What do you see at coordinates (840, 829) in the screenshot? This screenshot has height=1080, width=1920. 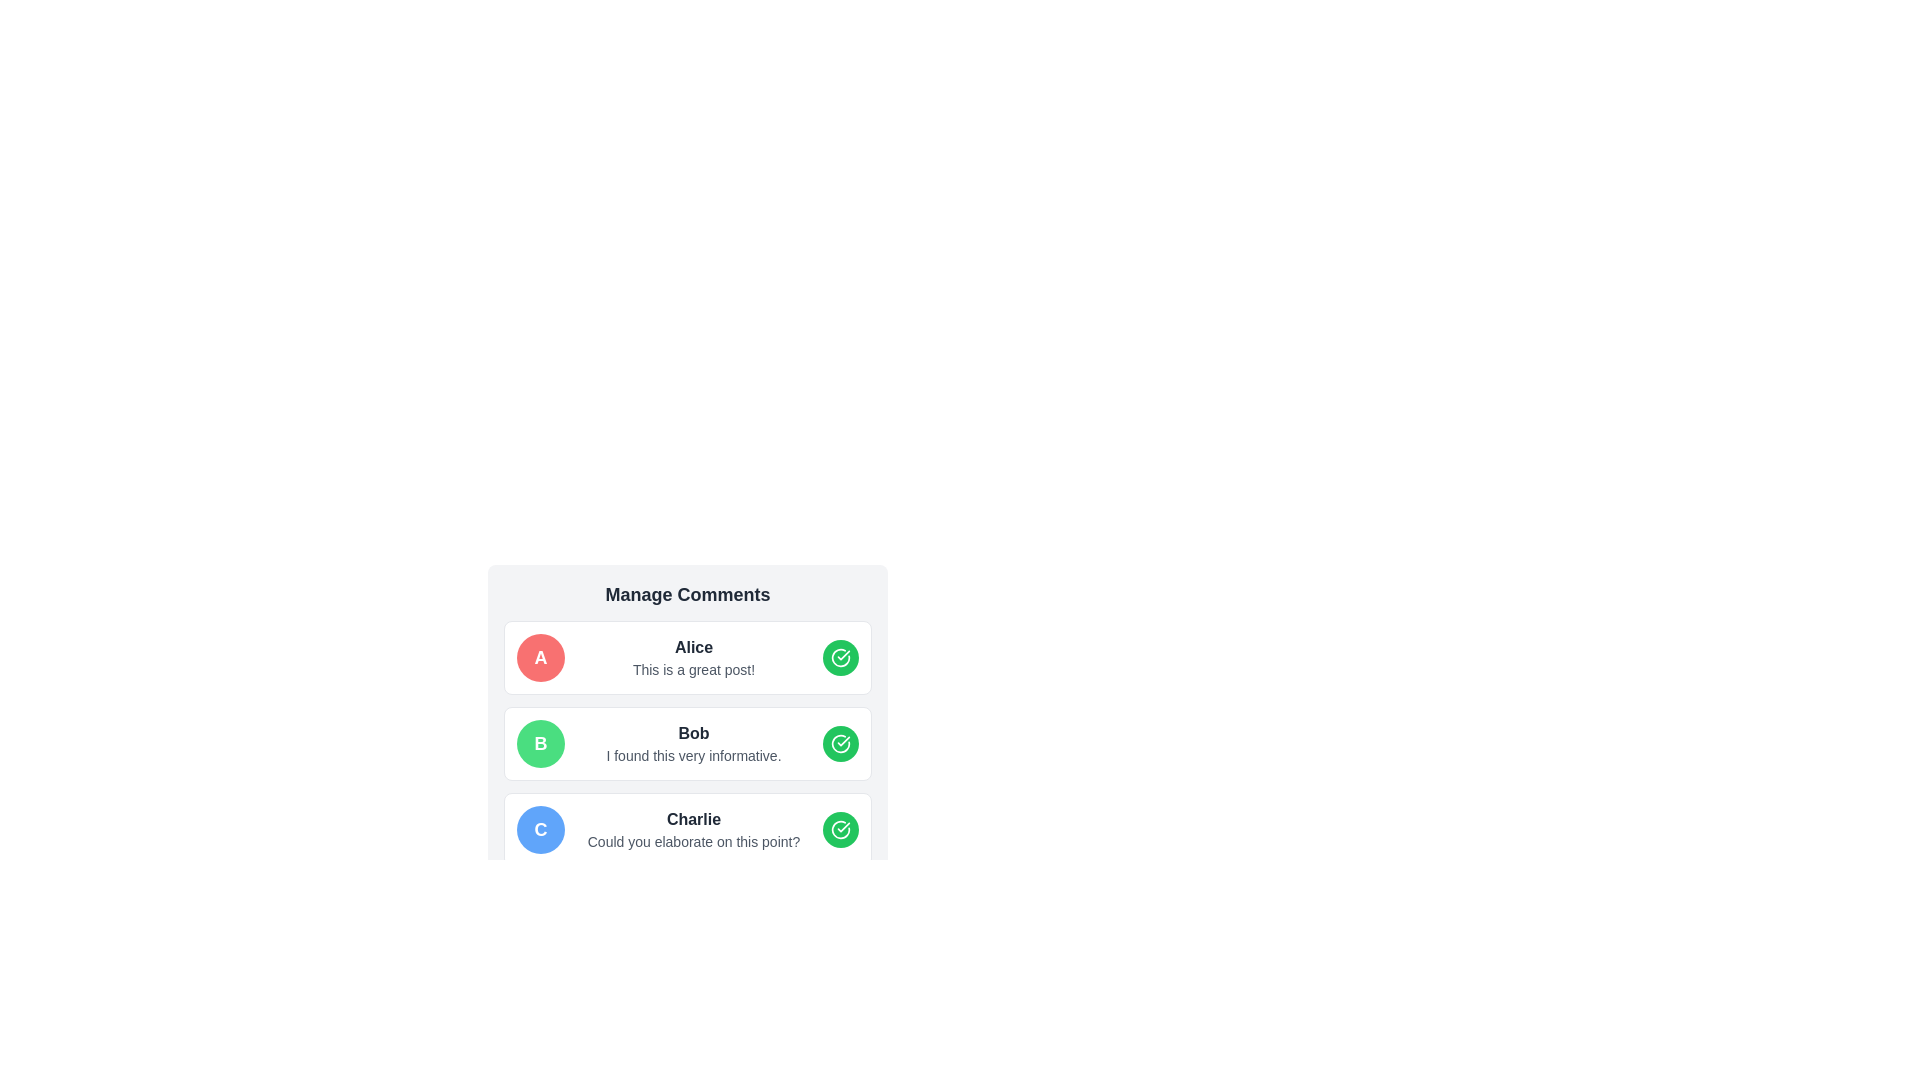 I see `the circular green button with a white checkmark located at the bottom-right corner of Charlie's comment card to observe the hover effect` at bounding box center [840, 829].